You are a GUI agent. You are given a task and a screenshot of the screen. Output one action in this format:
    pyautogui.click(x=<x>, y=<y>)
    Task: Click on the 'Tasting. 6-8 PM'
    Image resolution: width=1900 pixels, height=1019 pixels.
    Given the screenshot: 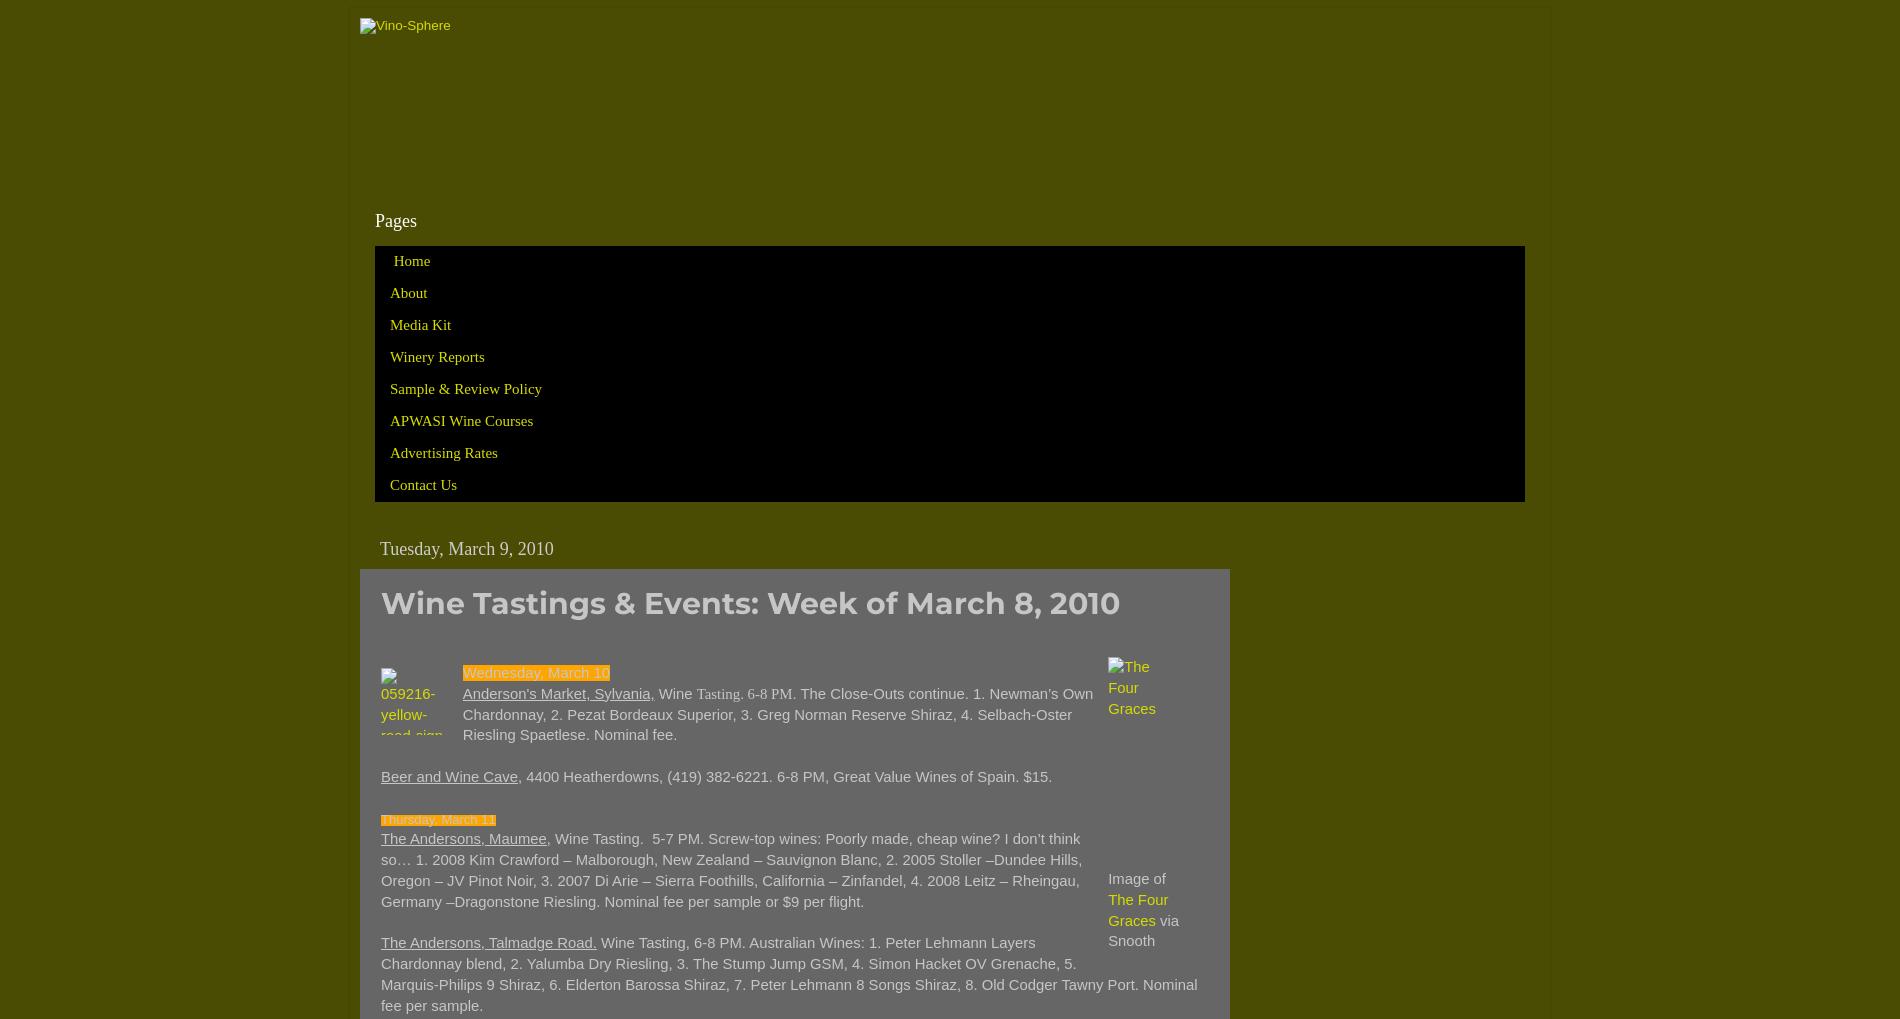 What is the action you would take?
    pyautogui.click(x=743, y=692)
    